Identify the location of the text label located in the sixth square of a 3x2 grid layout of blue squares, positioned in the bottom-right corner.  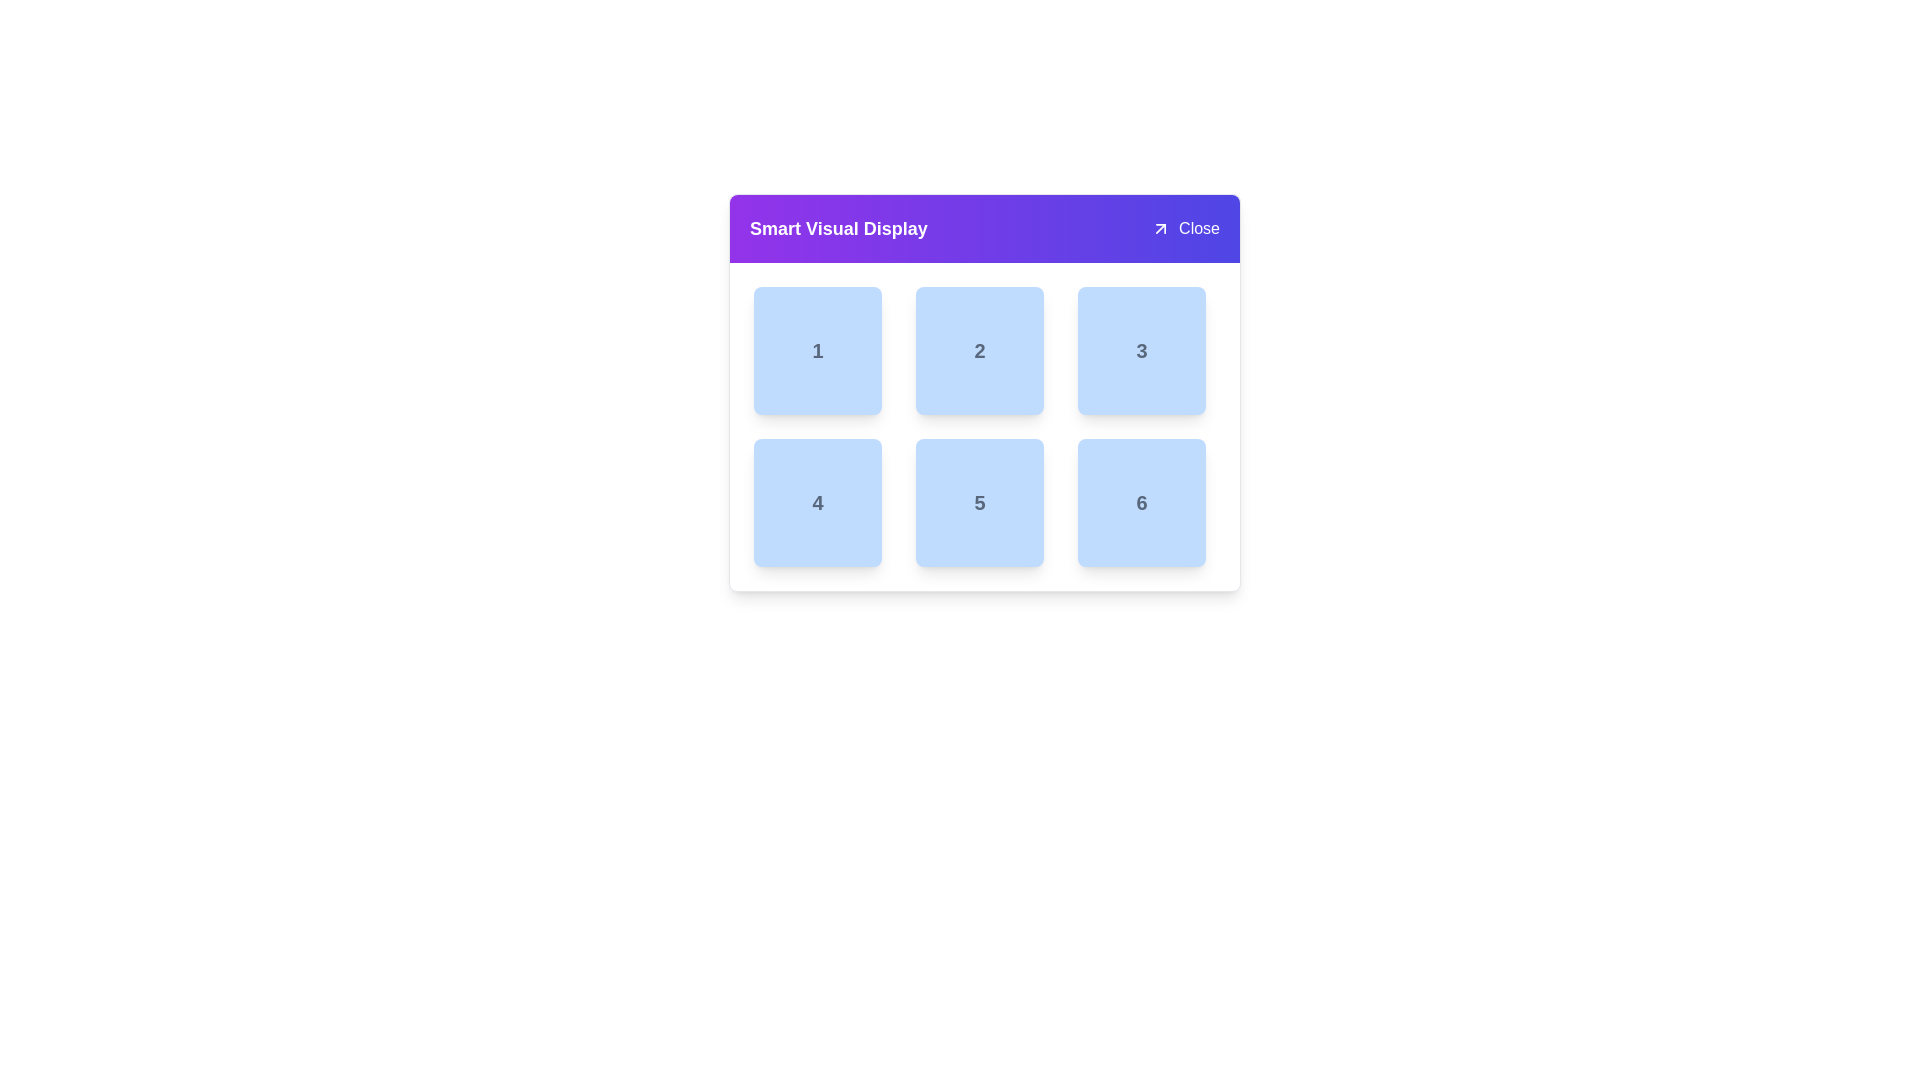
(1142, 501).